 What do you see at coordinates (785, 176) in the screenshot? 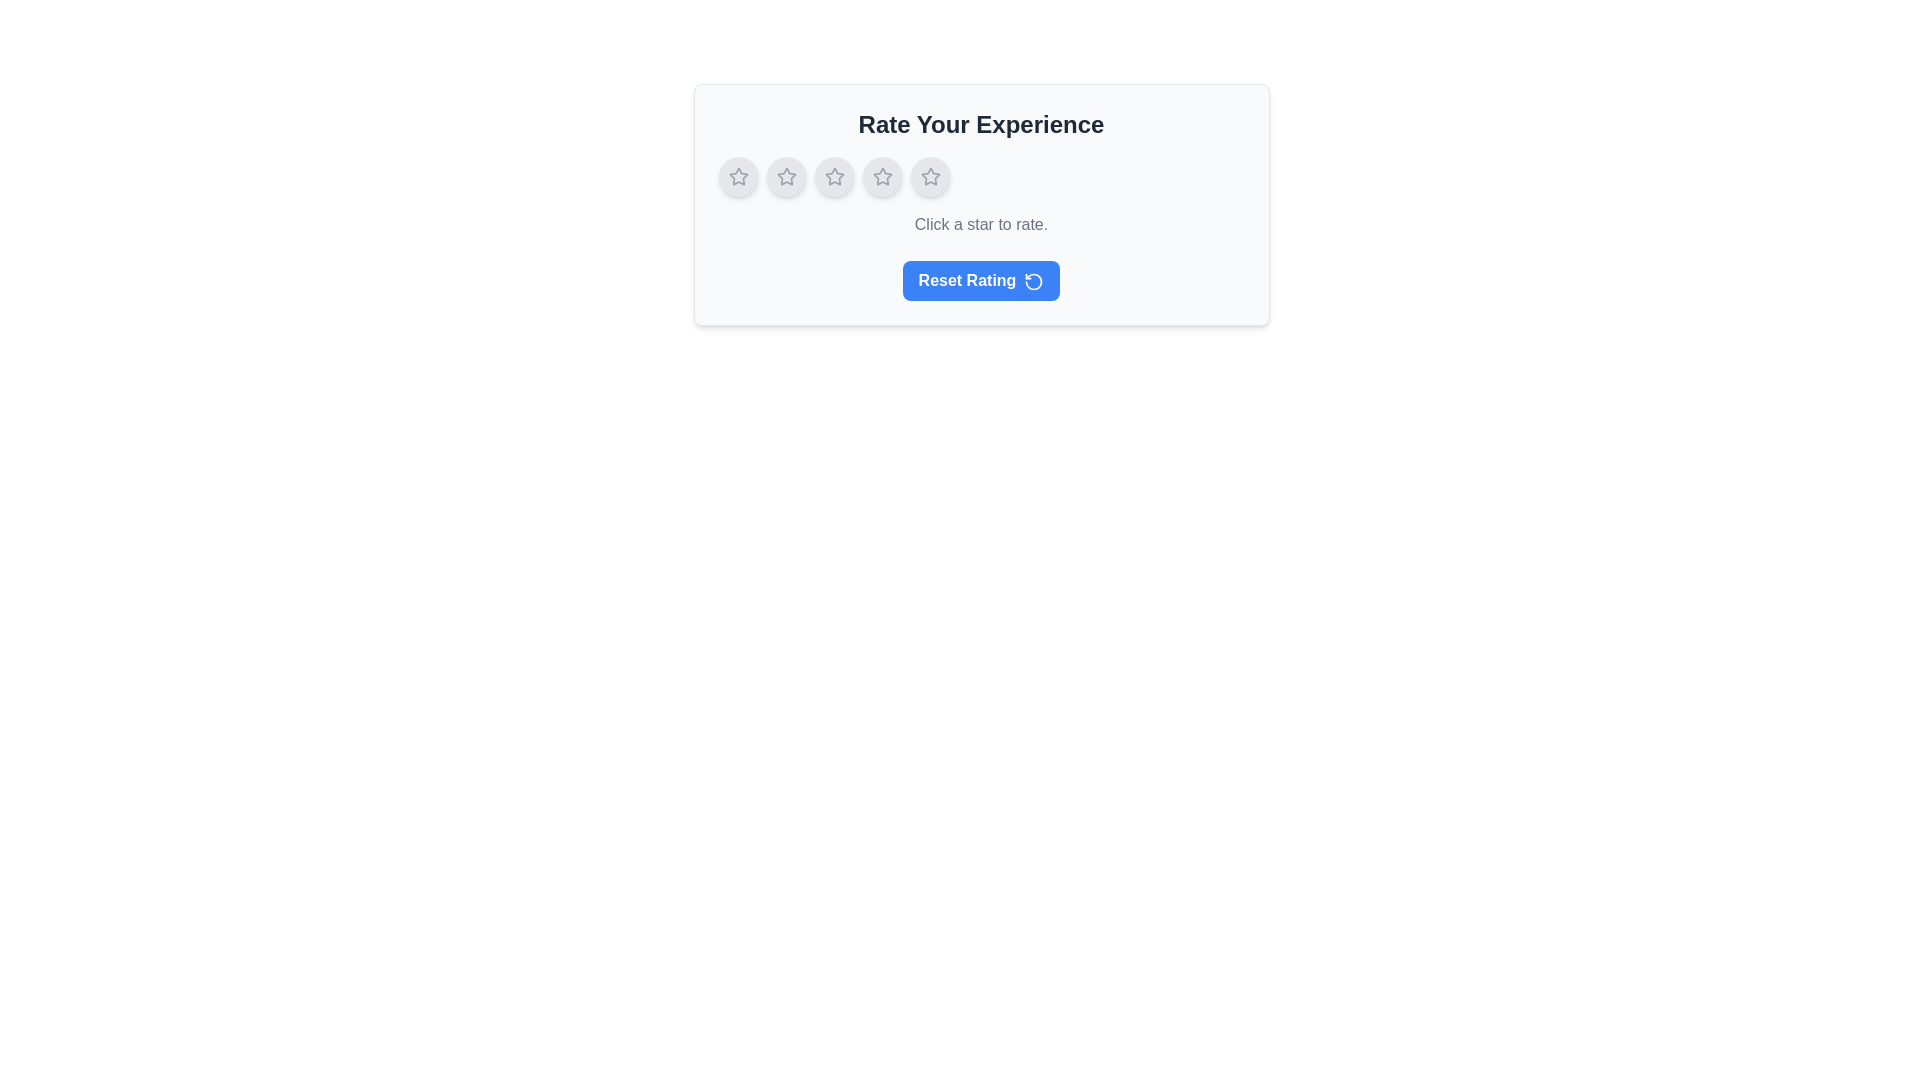
I see `the second star in the five-star rating system` at bounding box center [785, 176].